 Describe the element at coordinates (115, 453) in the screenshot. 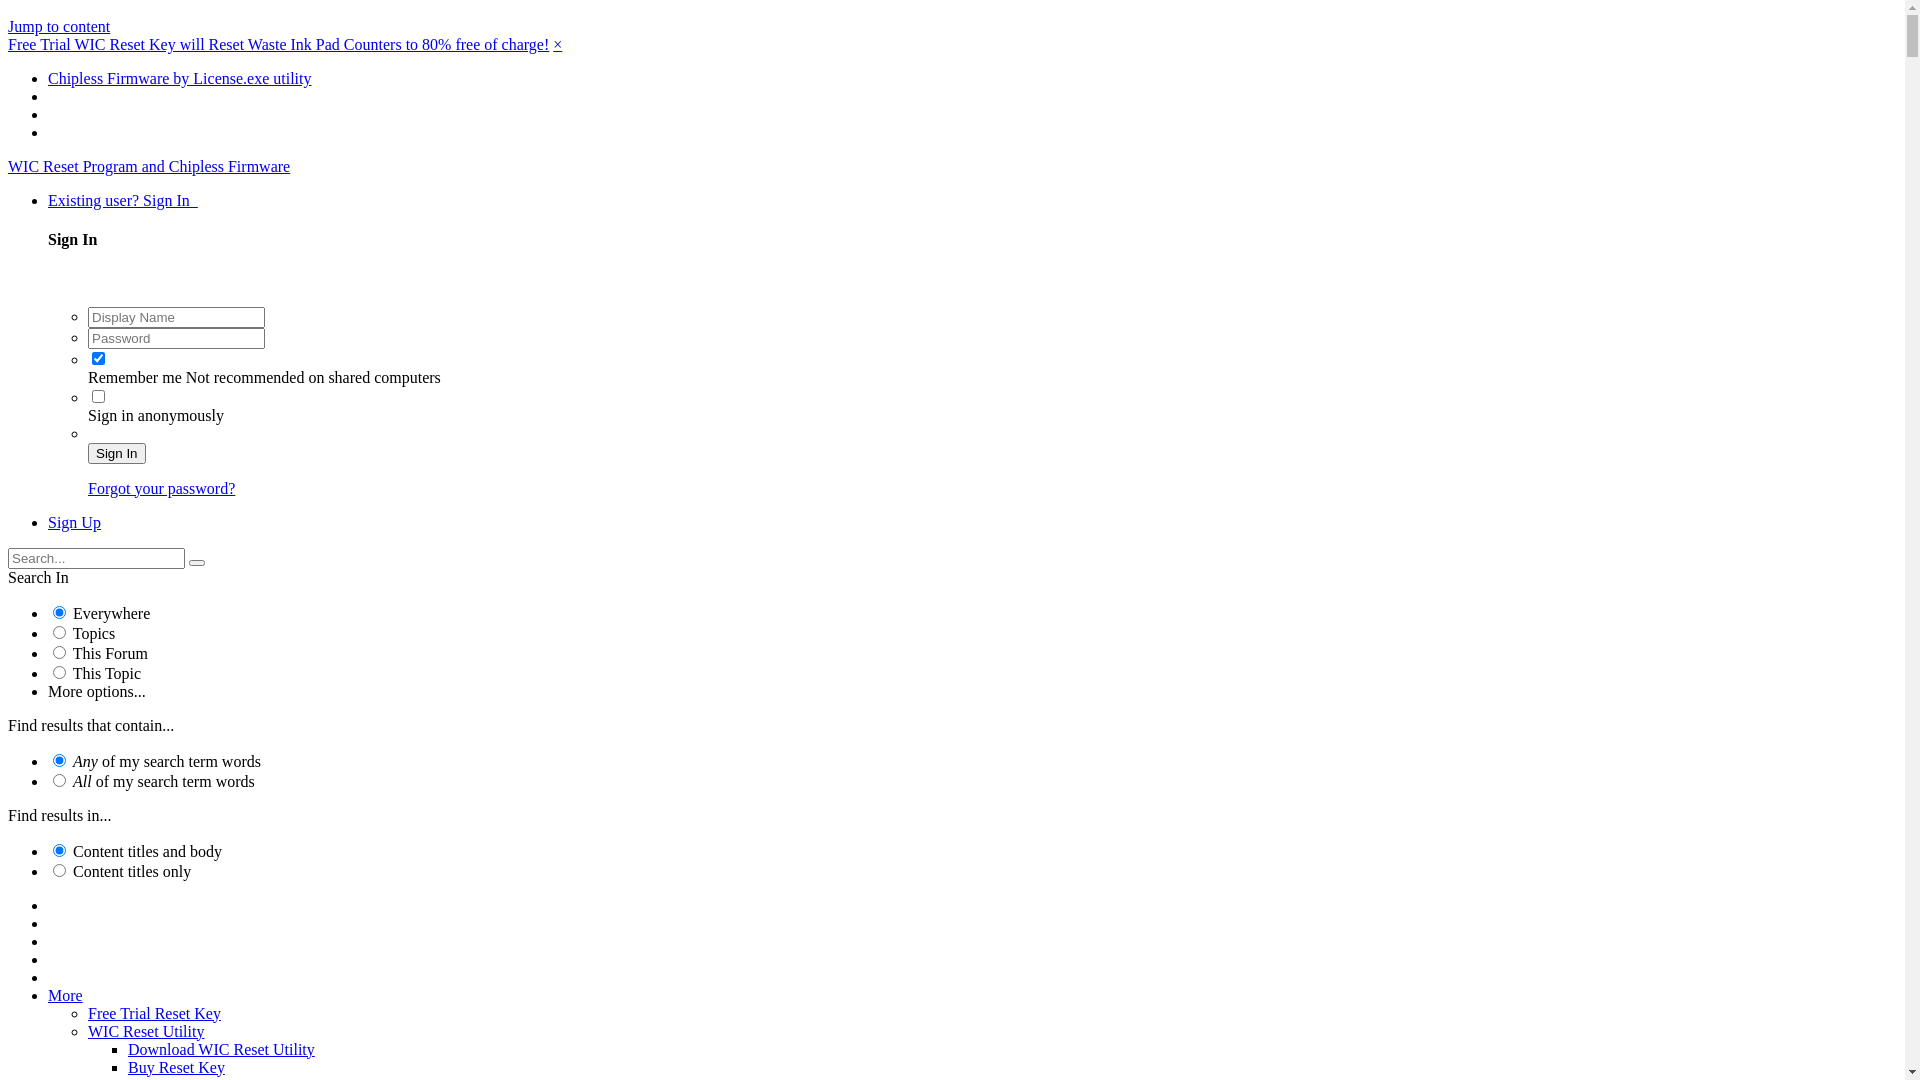

I see `'Sign In'` at that location.